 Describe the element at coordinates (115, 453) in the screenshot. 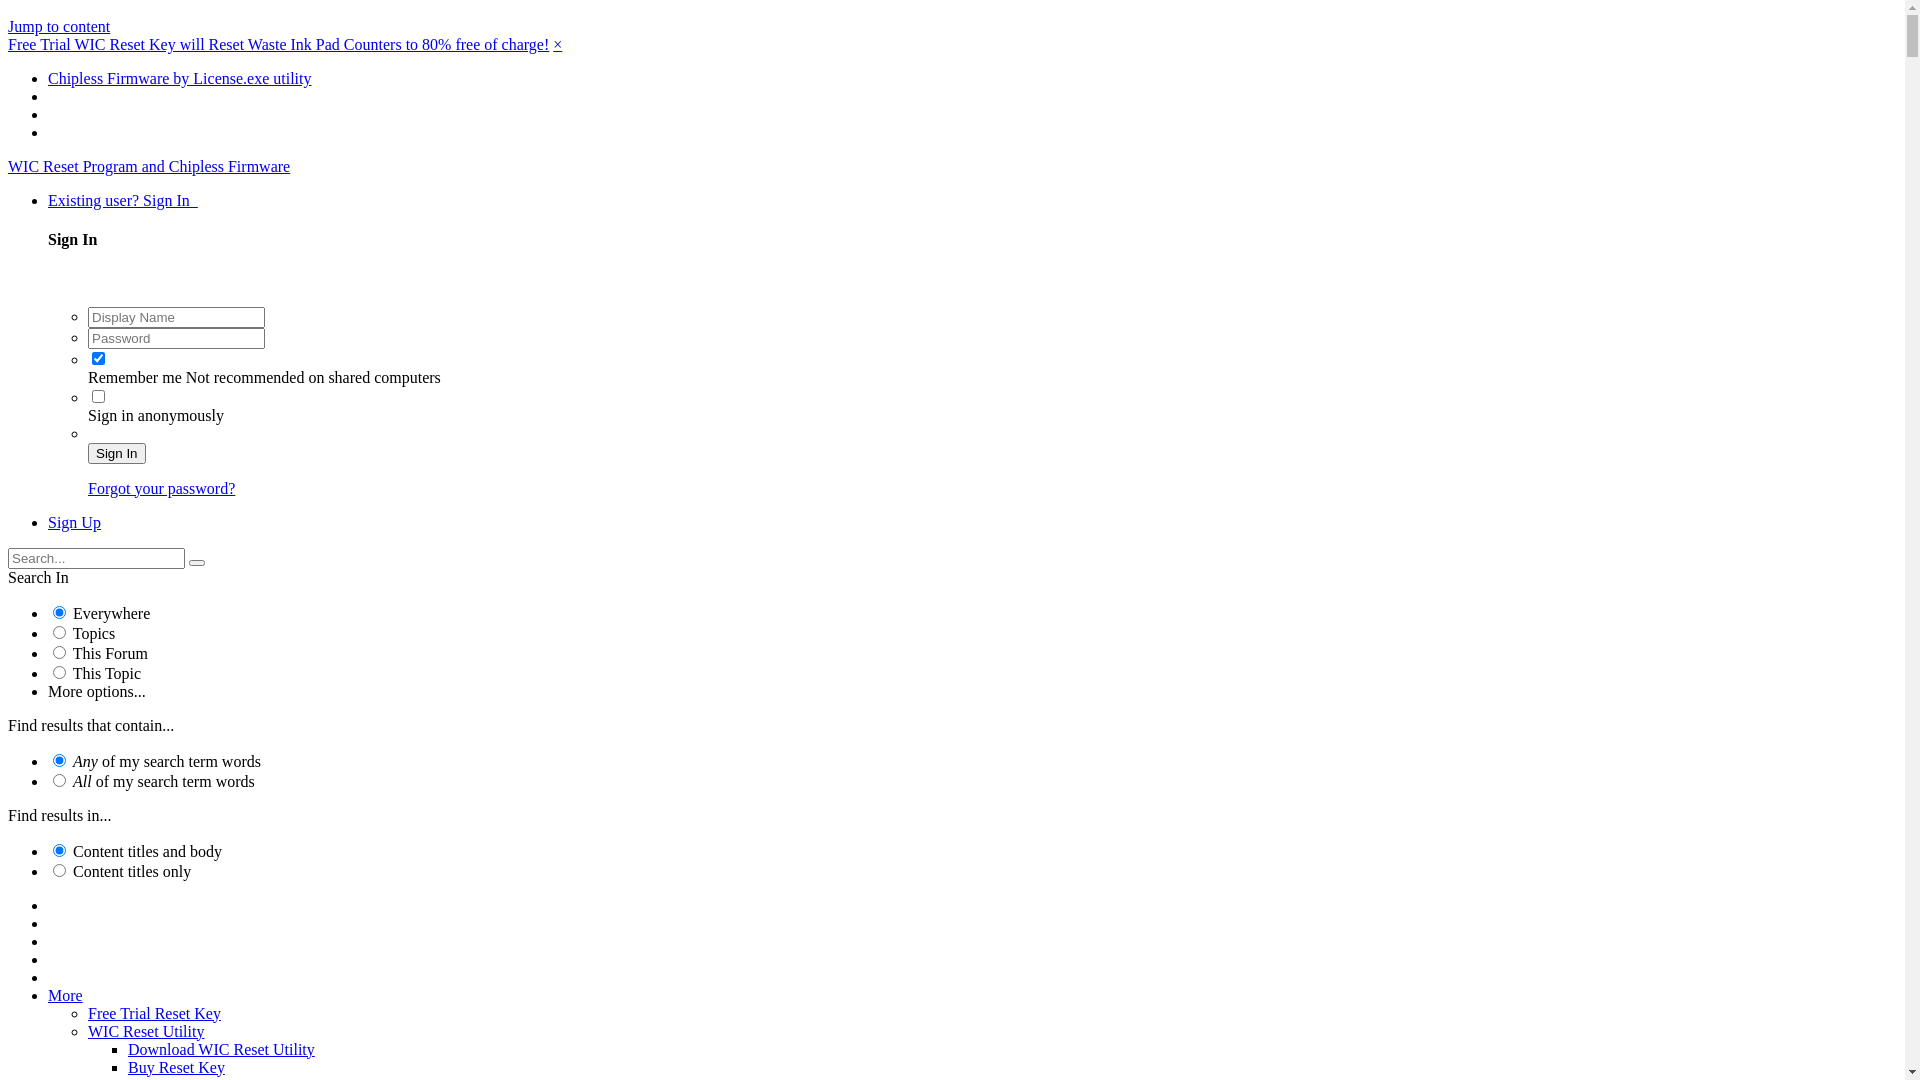

I see `'Sign In'` at that location.